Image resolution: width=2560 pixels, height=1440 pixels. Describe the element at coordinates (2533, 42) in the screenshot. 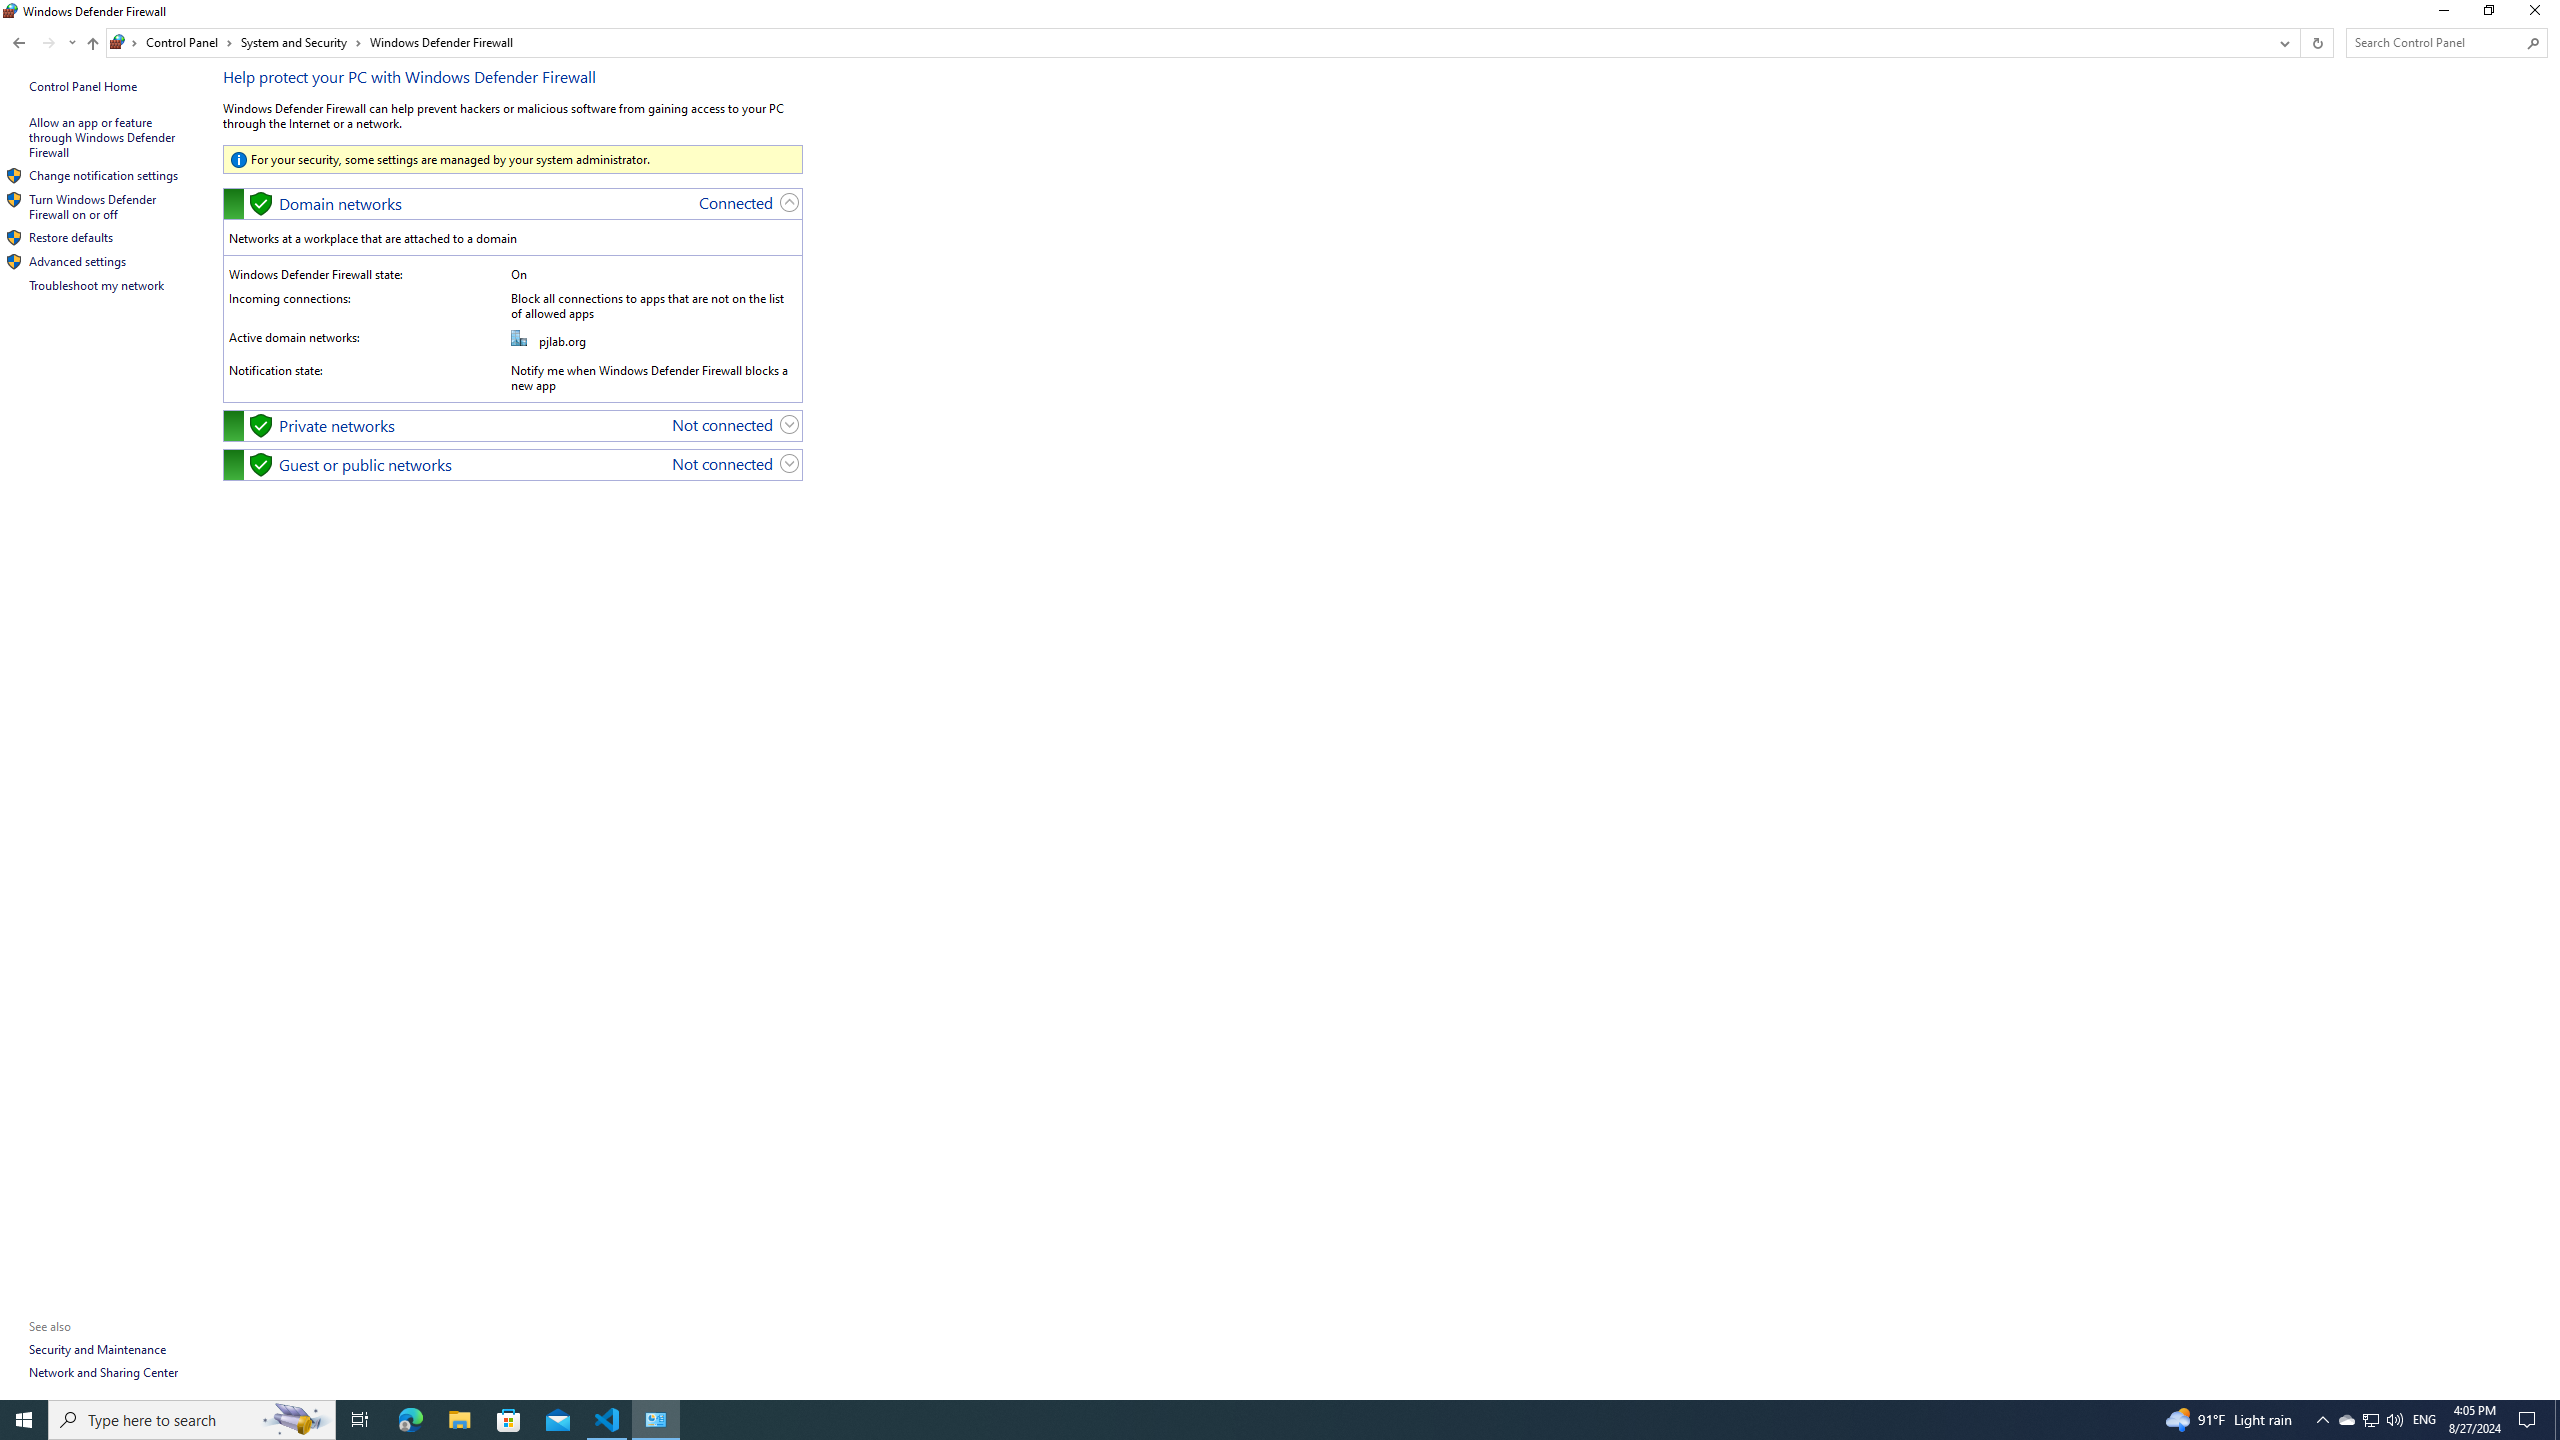

I see `'Search'` at that location.